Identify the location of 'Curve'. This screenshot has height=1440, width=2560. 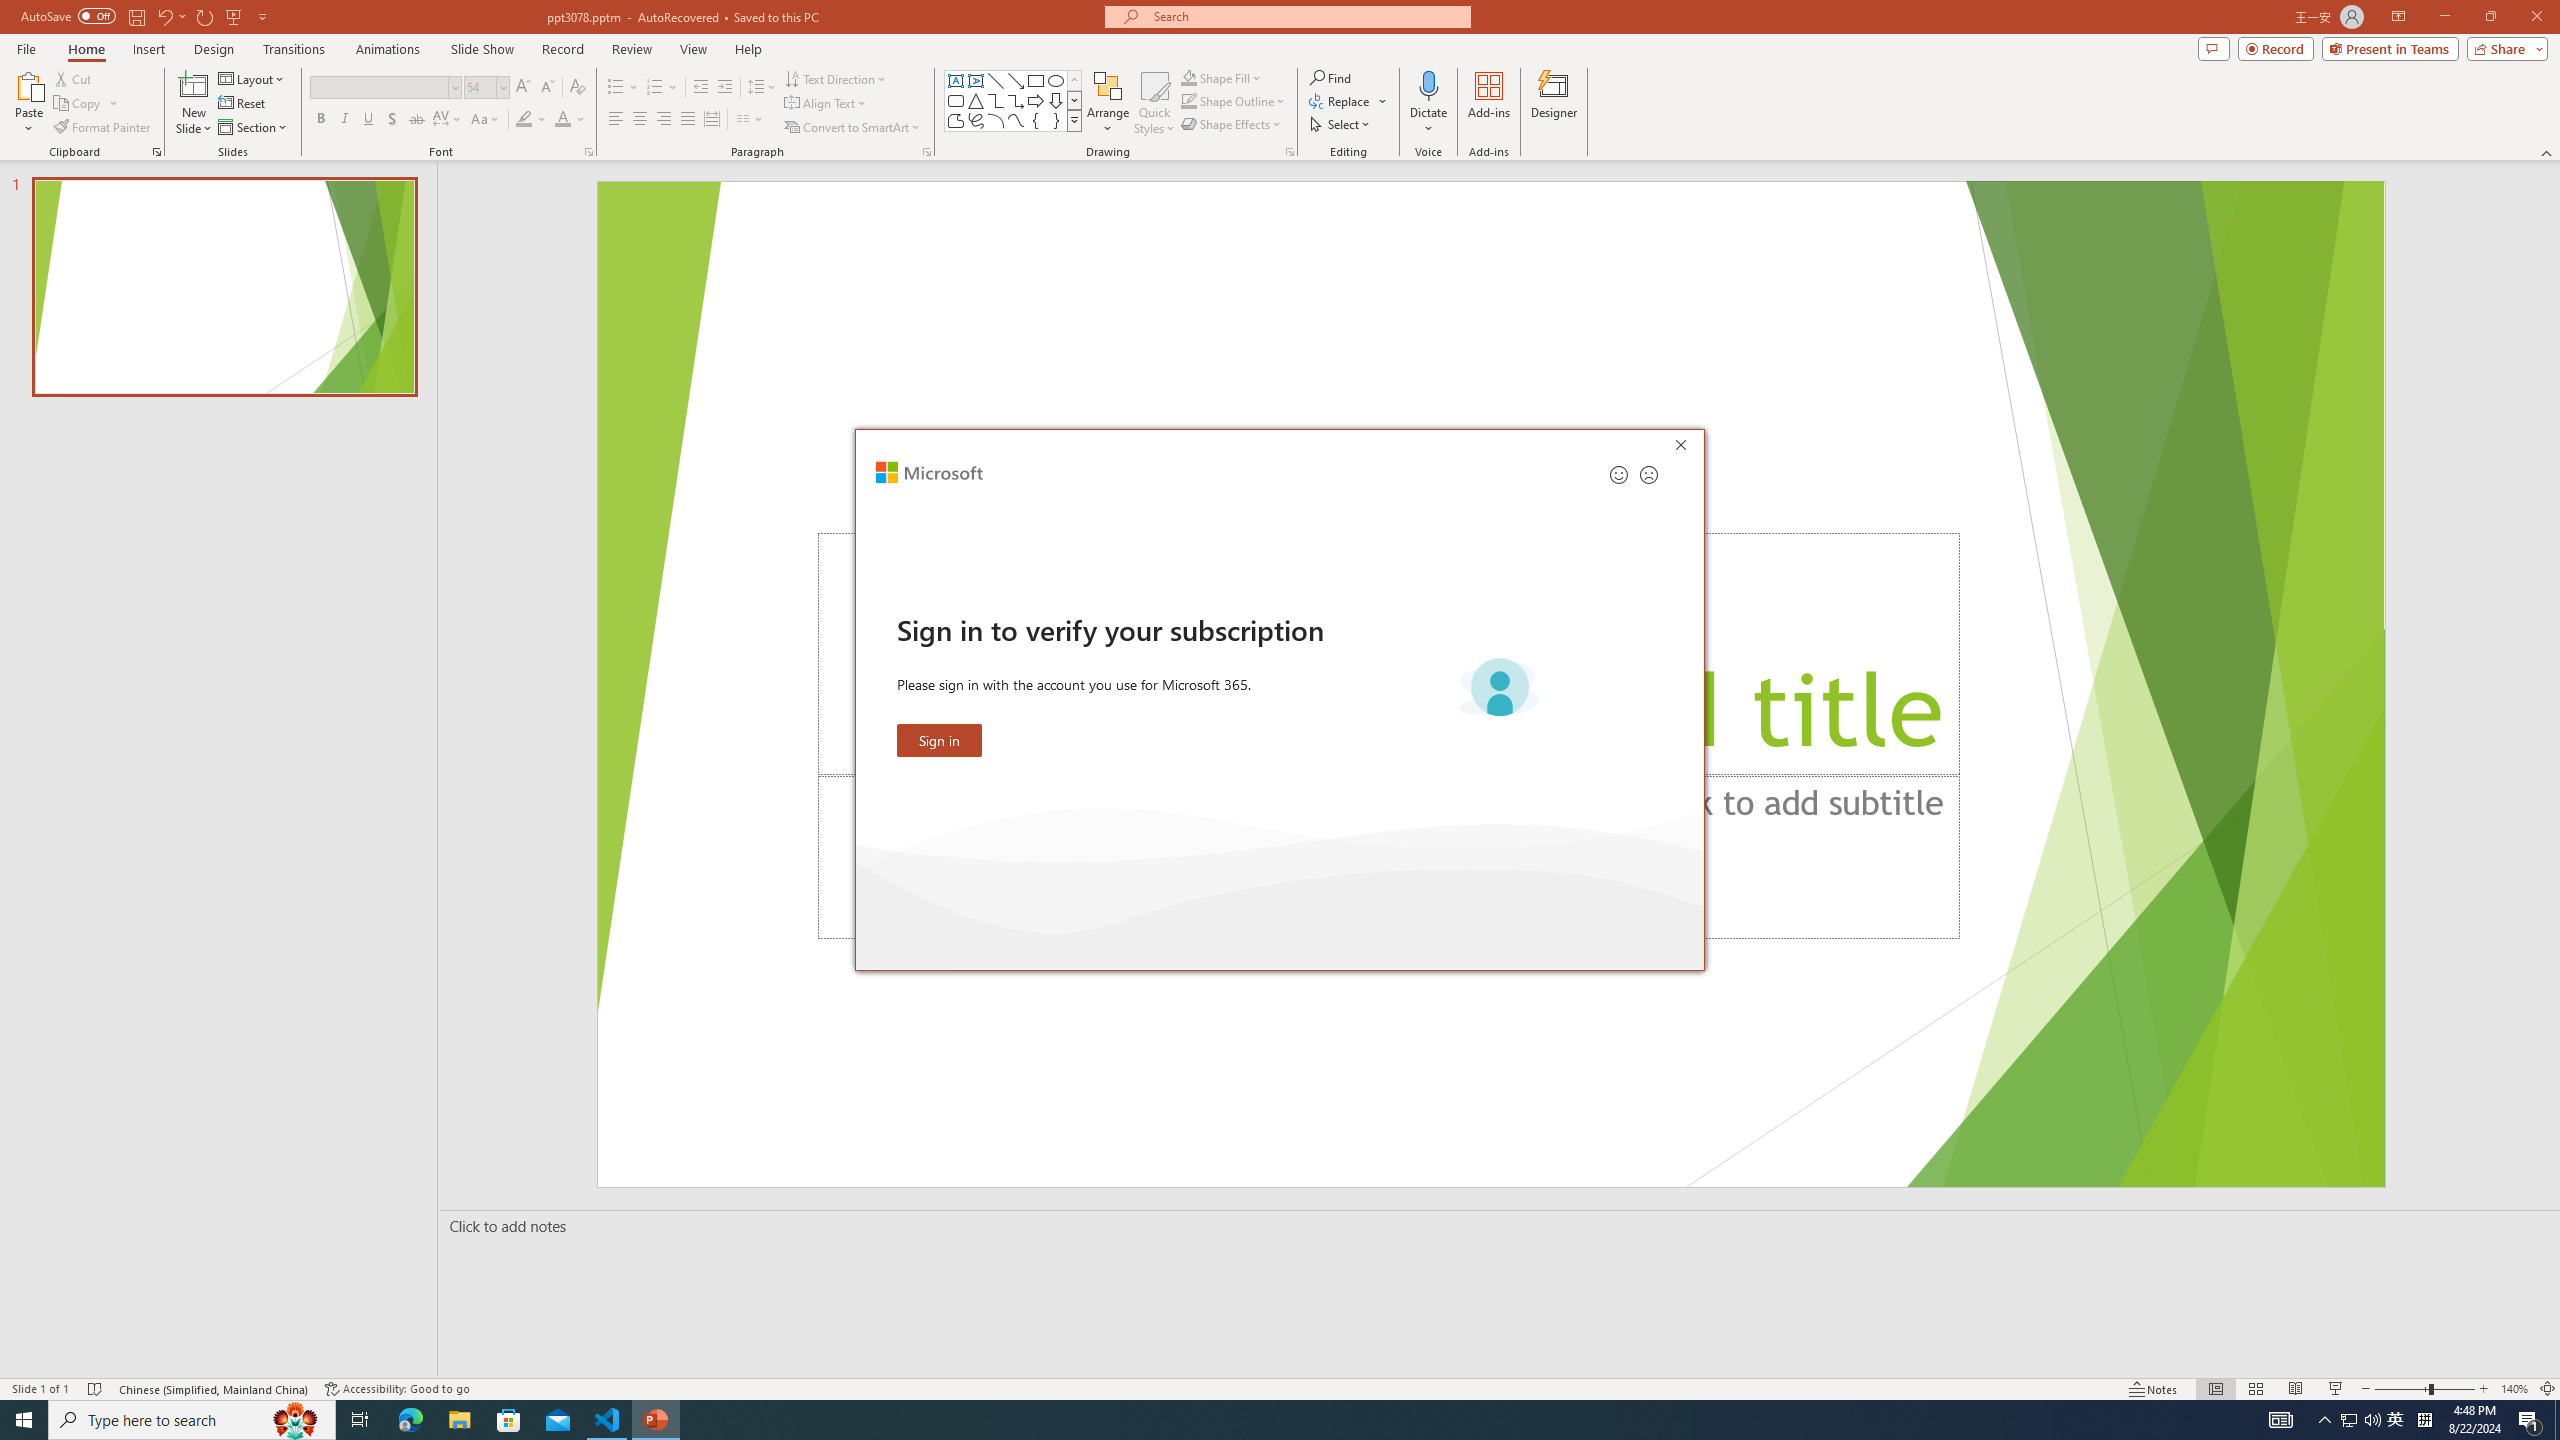
(1015, 119).